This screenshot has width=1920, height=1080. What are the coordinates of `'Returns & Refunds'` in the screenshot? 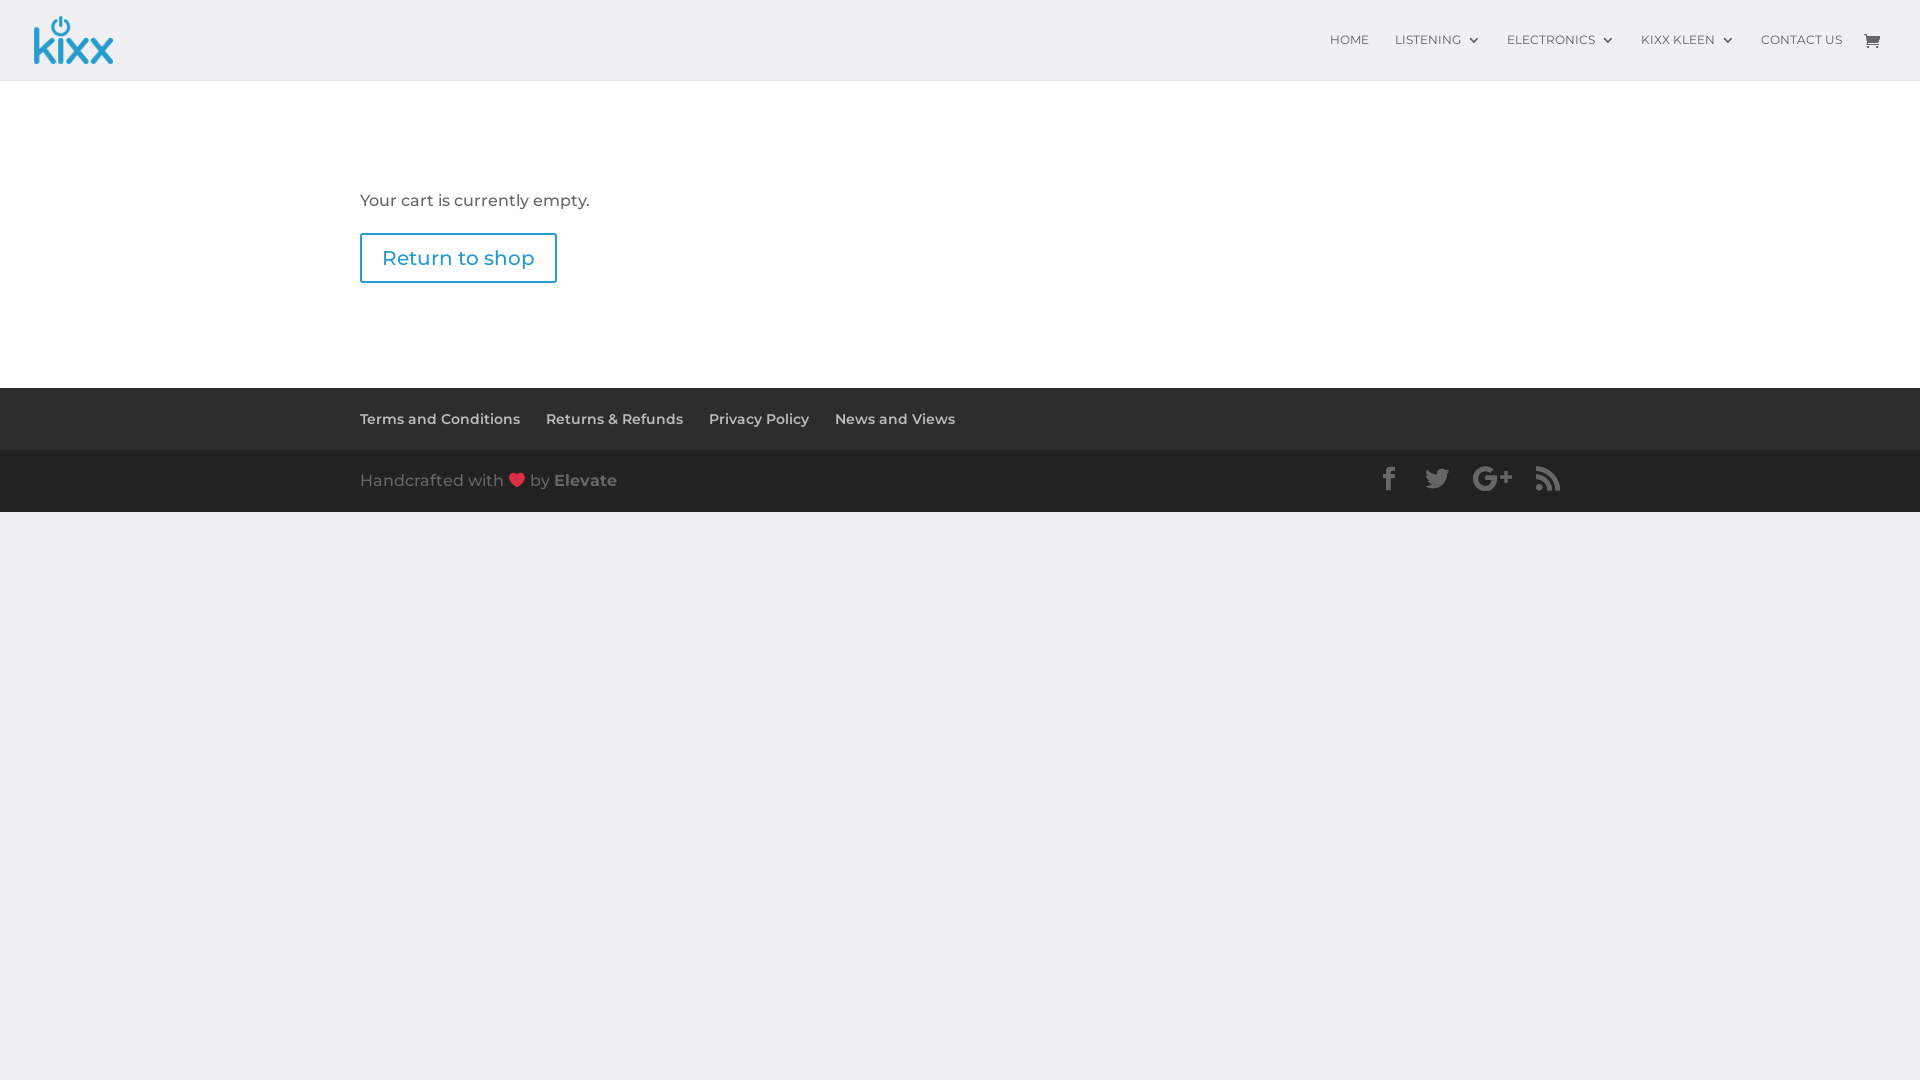 It's located at (613, 418).